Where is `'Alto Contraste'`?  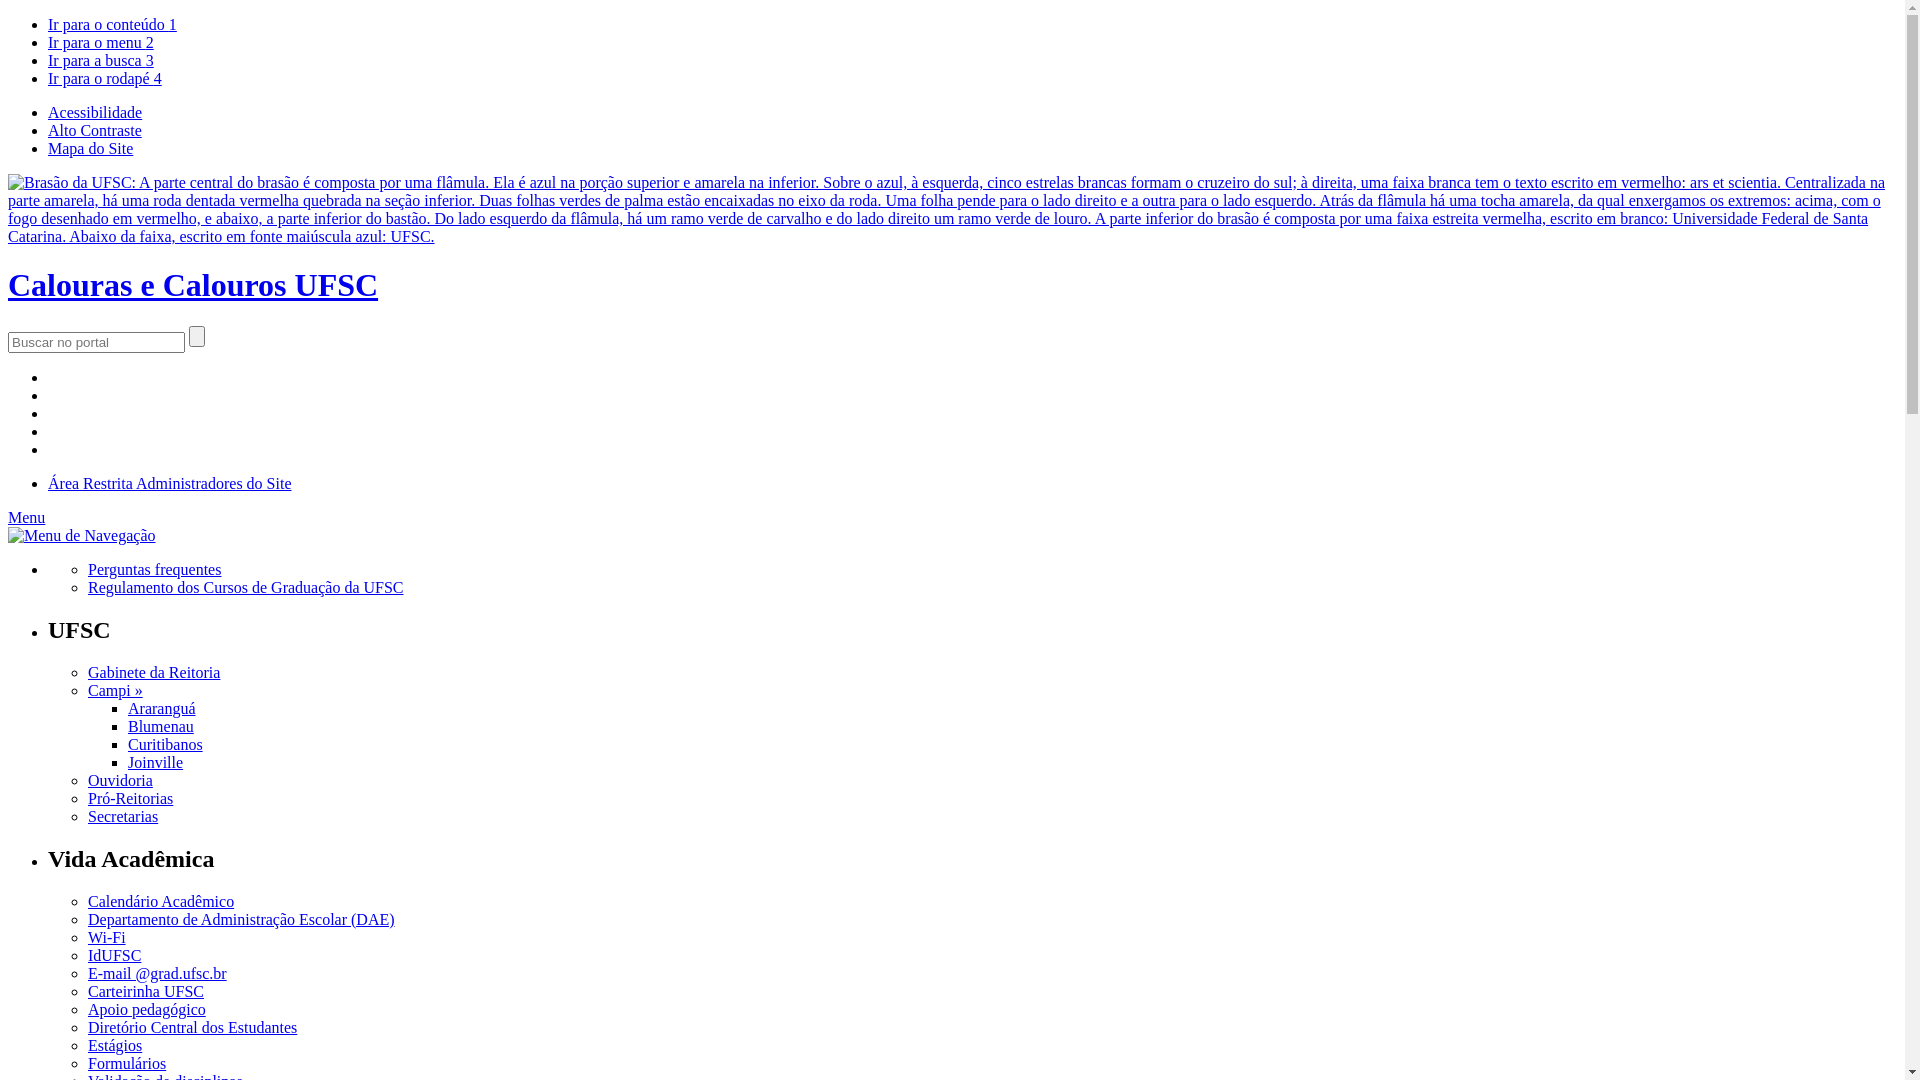
'Alto Contraste' is located at coordinates (94, 130).